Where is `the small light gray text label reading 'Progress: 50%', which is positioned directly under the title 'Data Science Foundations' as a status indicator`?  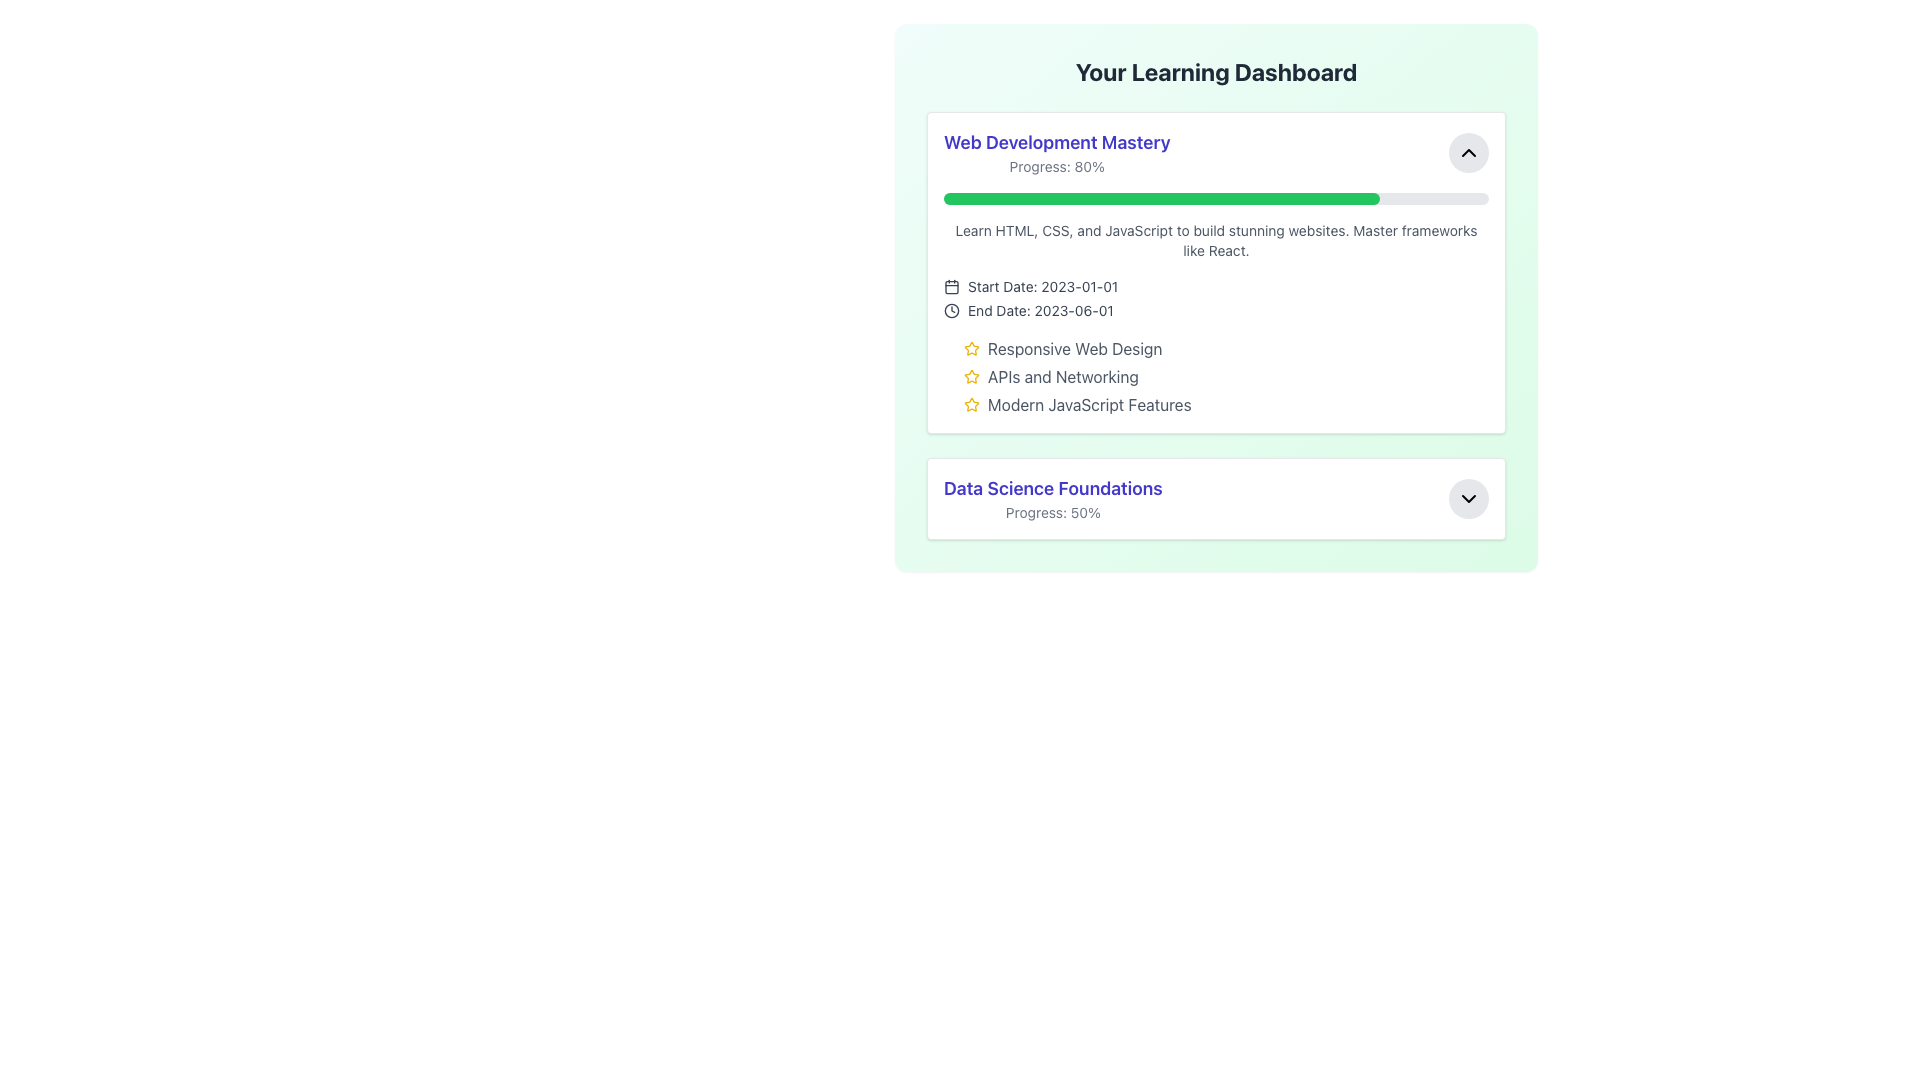
the small light gray text label reading 'Progress: 50%', which is positioned directly under the title 'Data Science Foundations' as a status indicator is located at coordinates (1052, 512).